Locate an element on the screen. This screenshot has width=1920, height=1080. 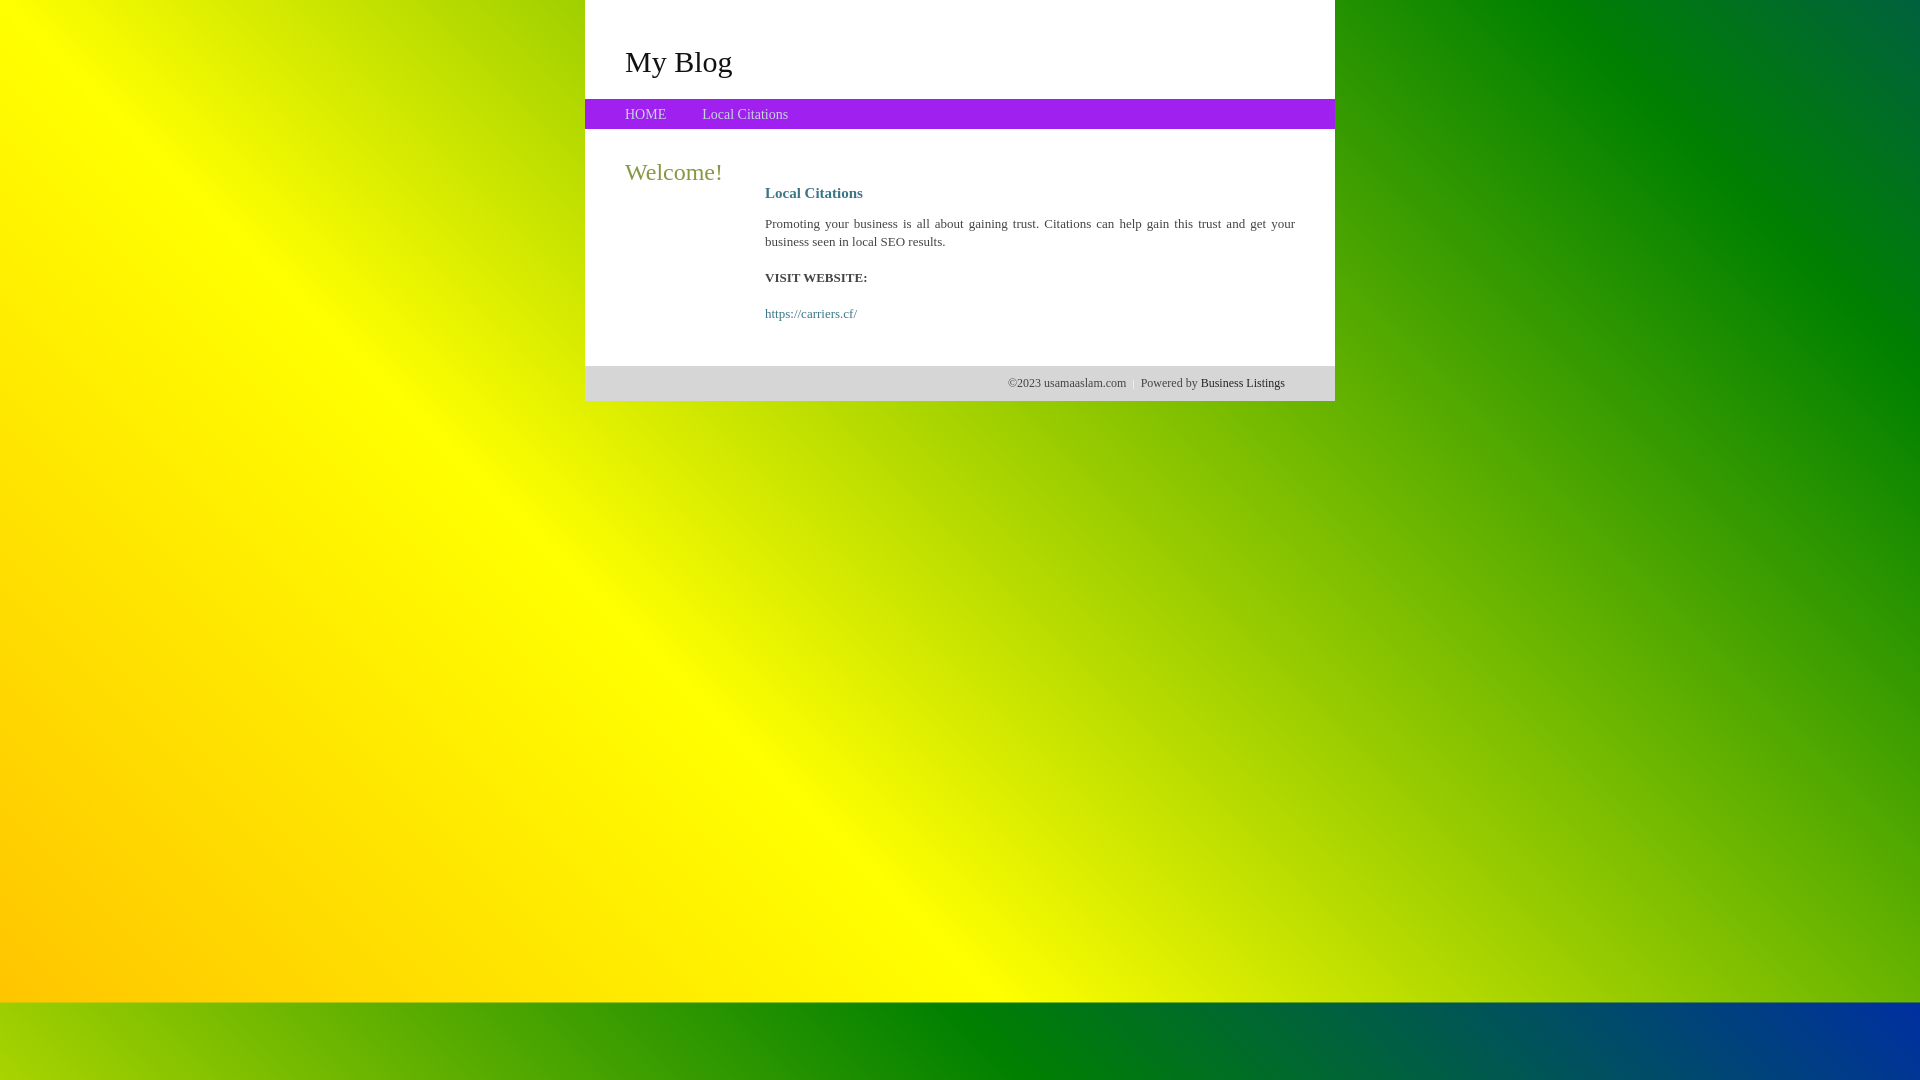
'https://carriers.cf/' is located at coordinates (763, 313).